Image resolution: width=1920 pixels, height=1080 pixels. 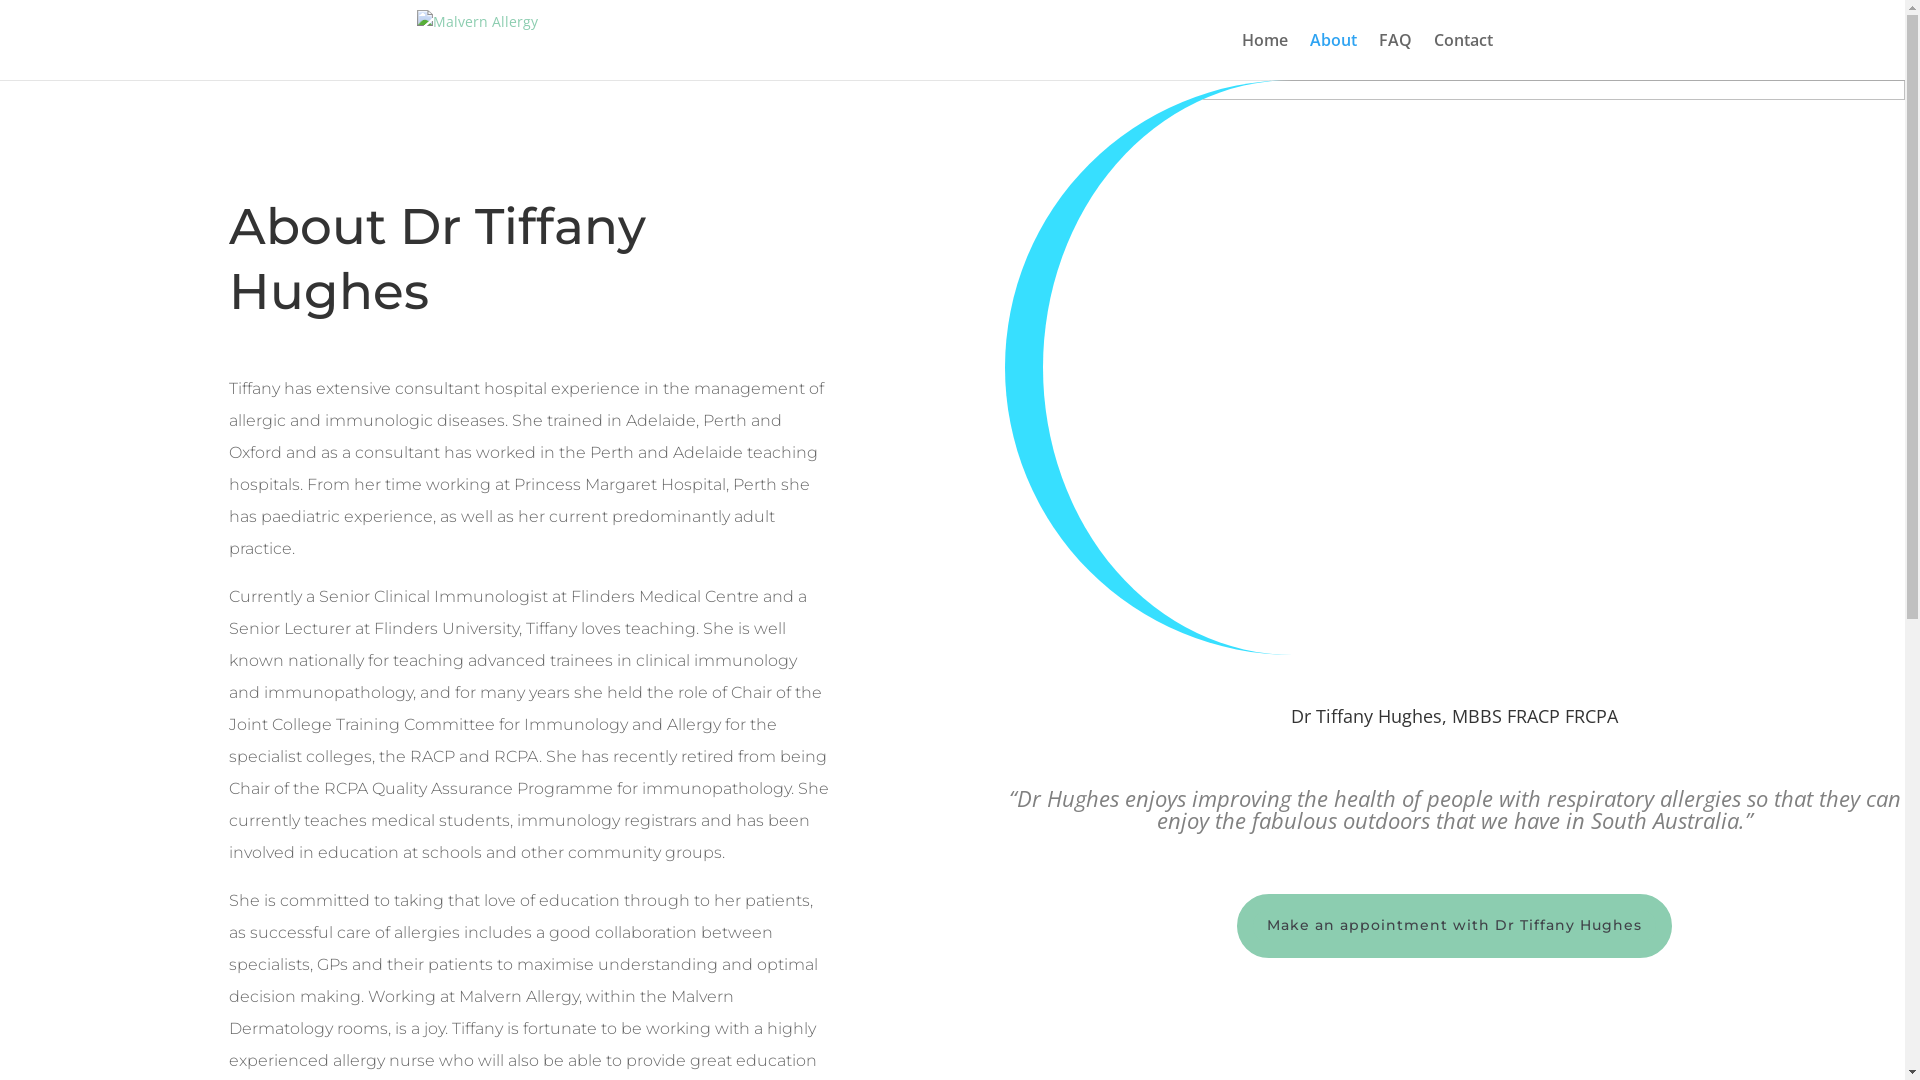 I want to click on 'Home', so click(x=1264, y=55).